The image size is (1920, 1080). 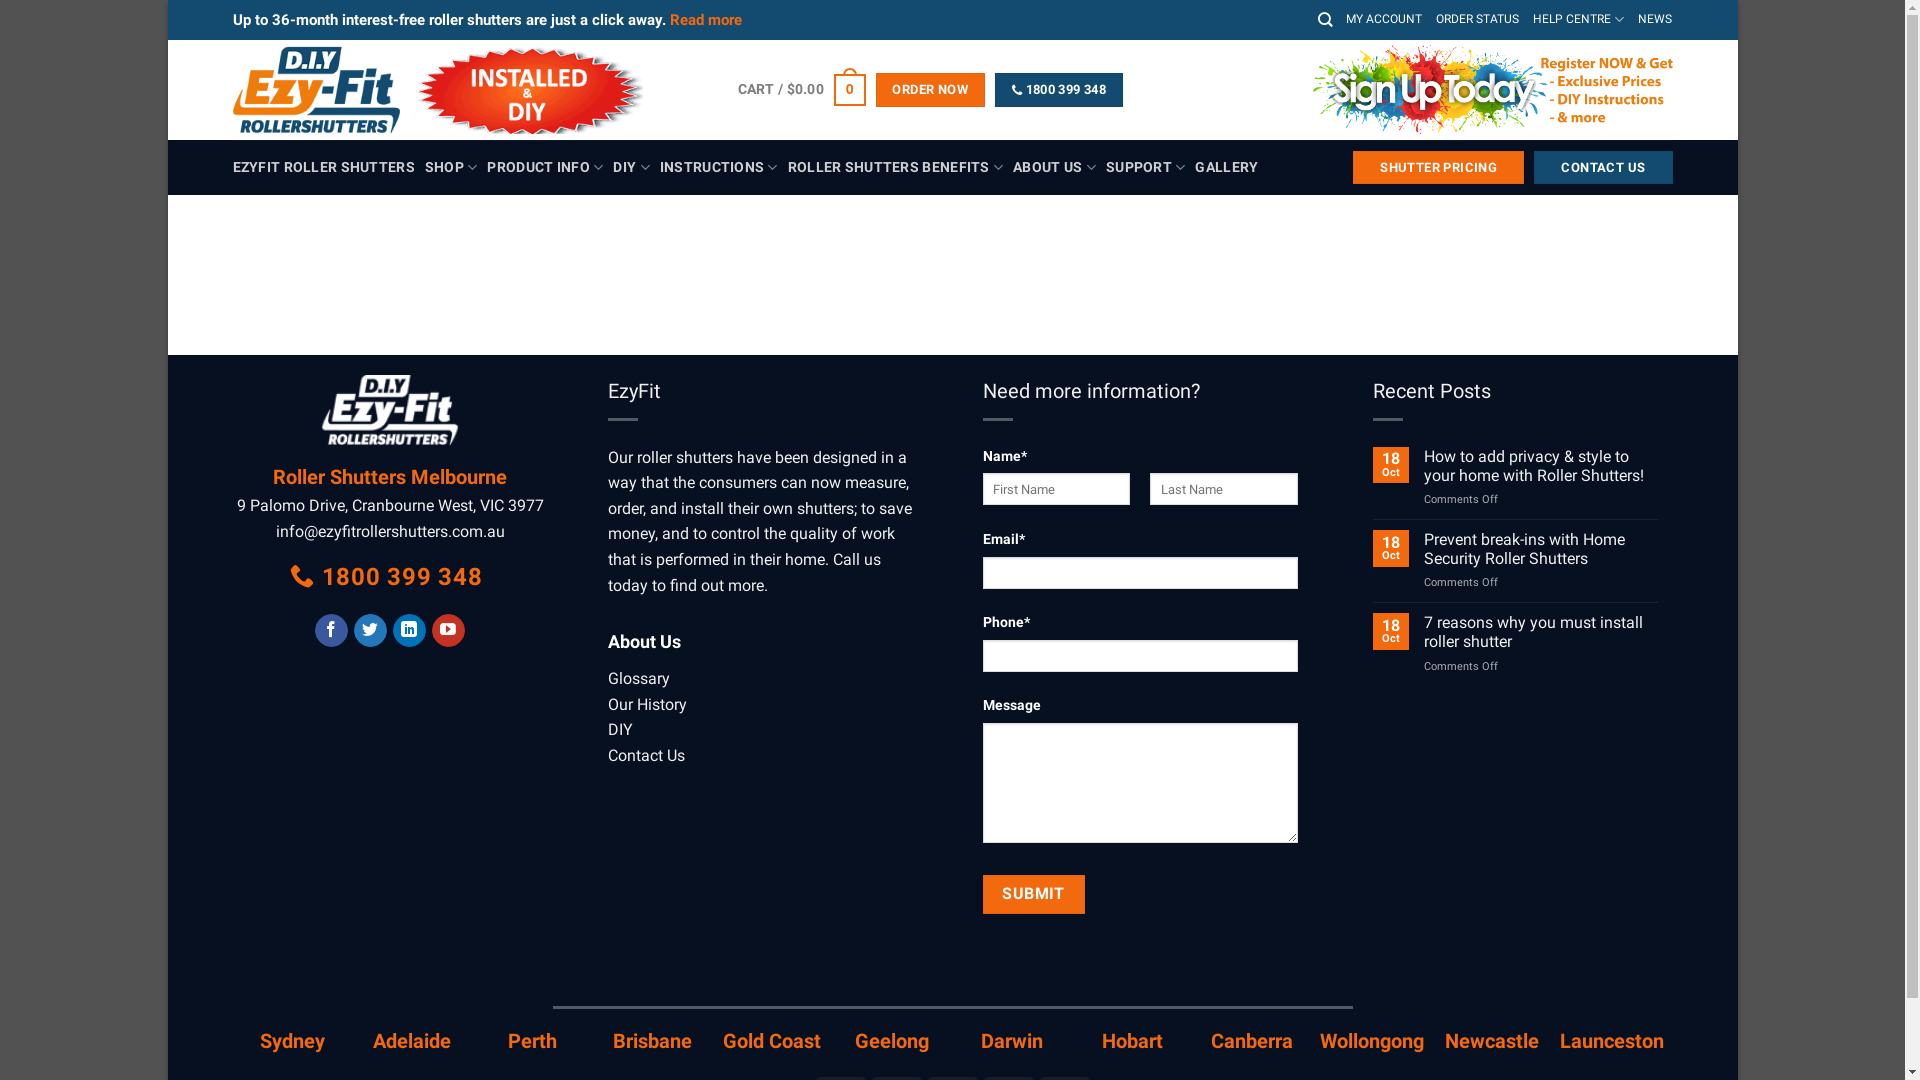 What do you see at coordinates (1058, 88) in the screenshot?
I see `' 1800 399 348'` at bounding box center [1058, 88].